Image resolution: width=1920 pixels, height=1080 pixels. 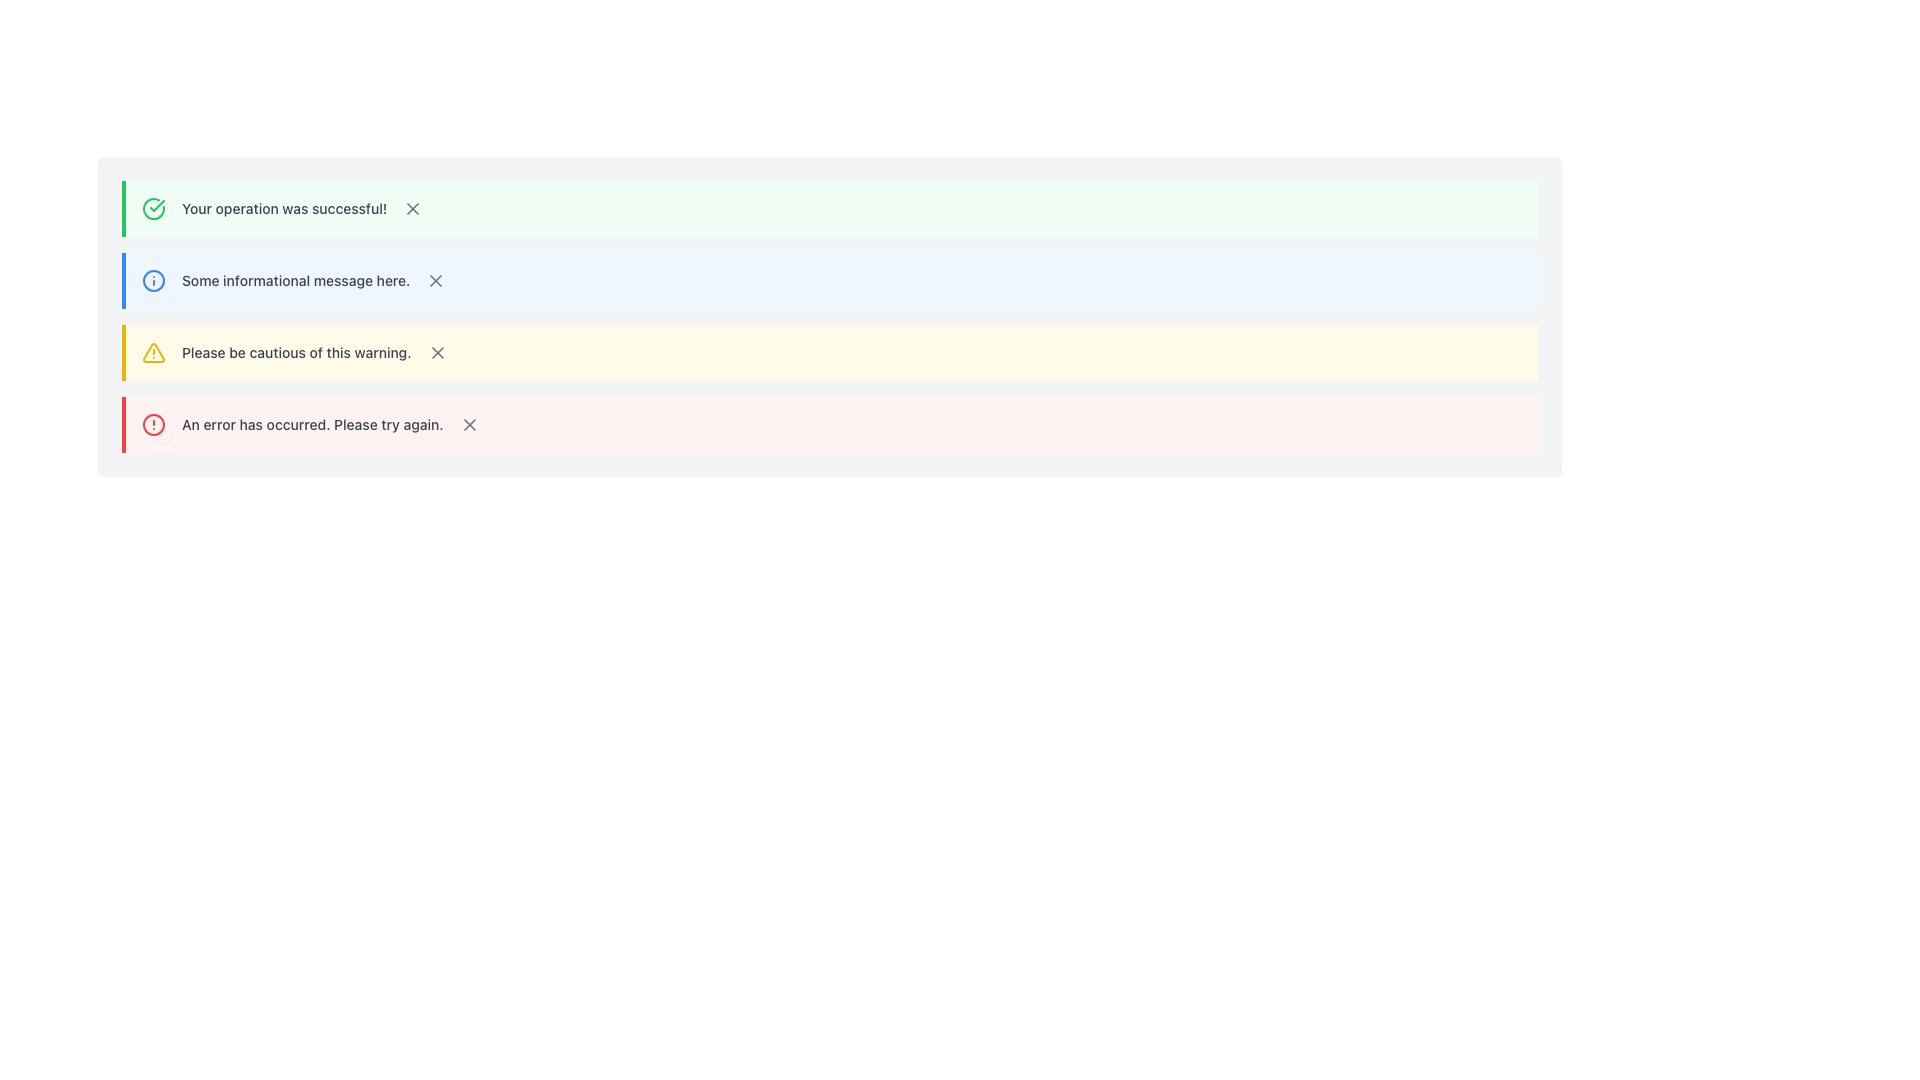 I want to click on the Close Button Icon, which is styled as an 'X' and located at the top-right corner of a warning message box, so click(x=436, y=352).